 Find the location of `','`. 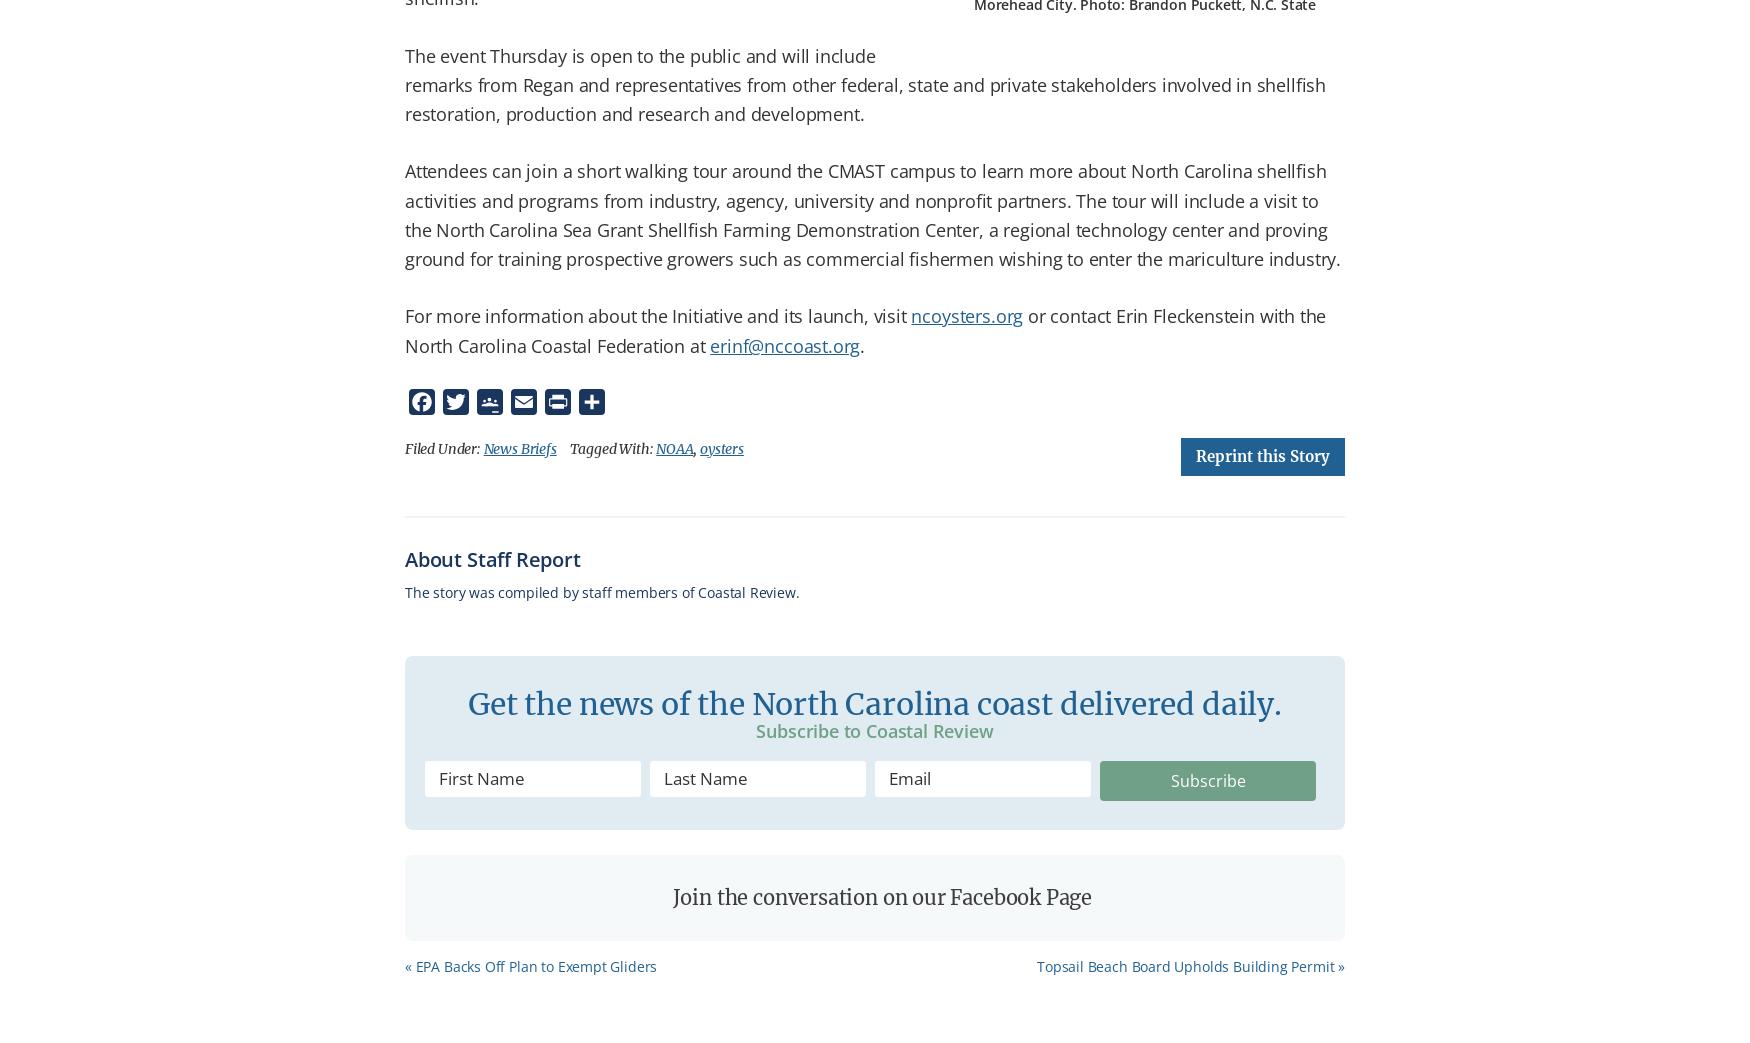

',' is located at coordinates (696, 447).